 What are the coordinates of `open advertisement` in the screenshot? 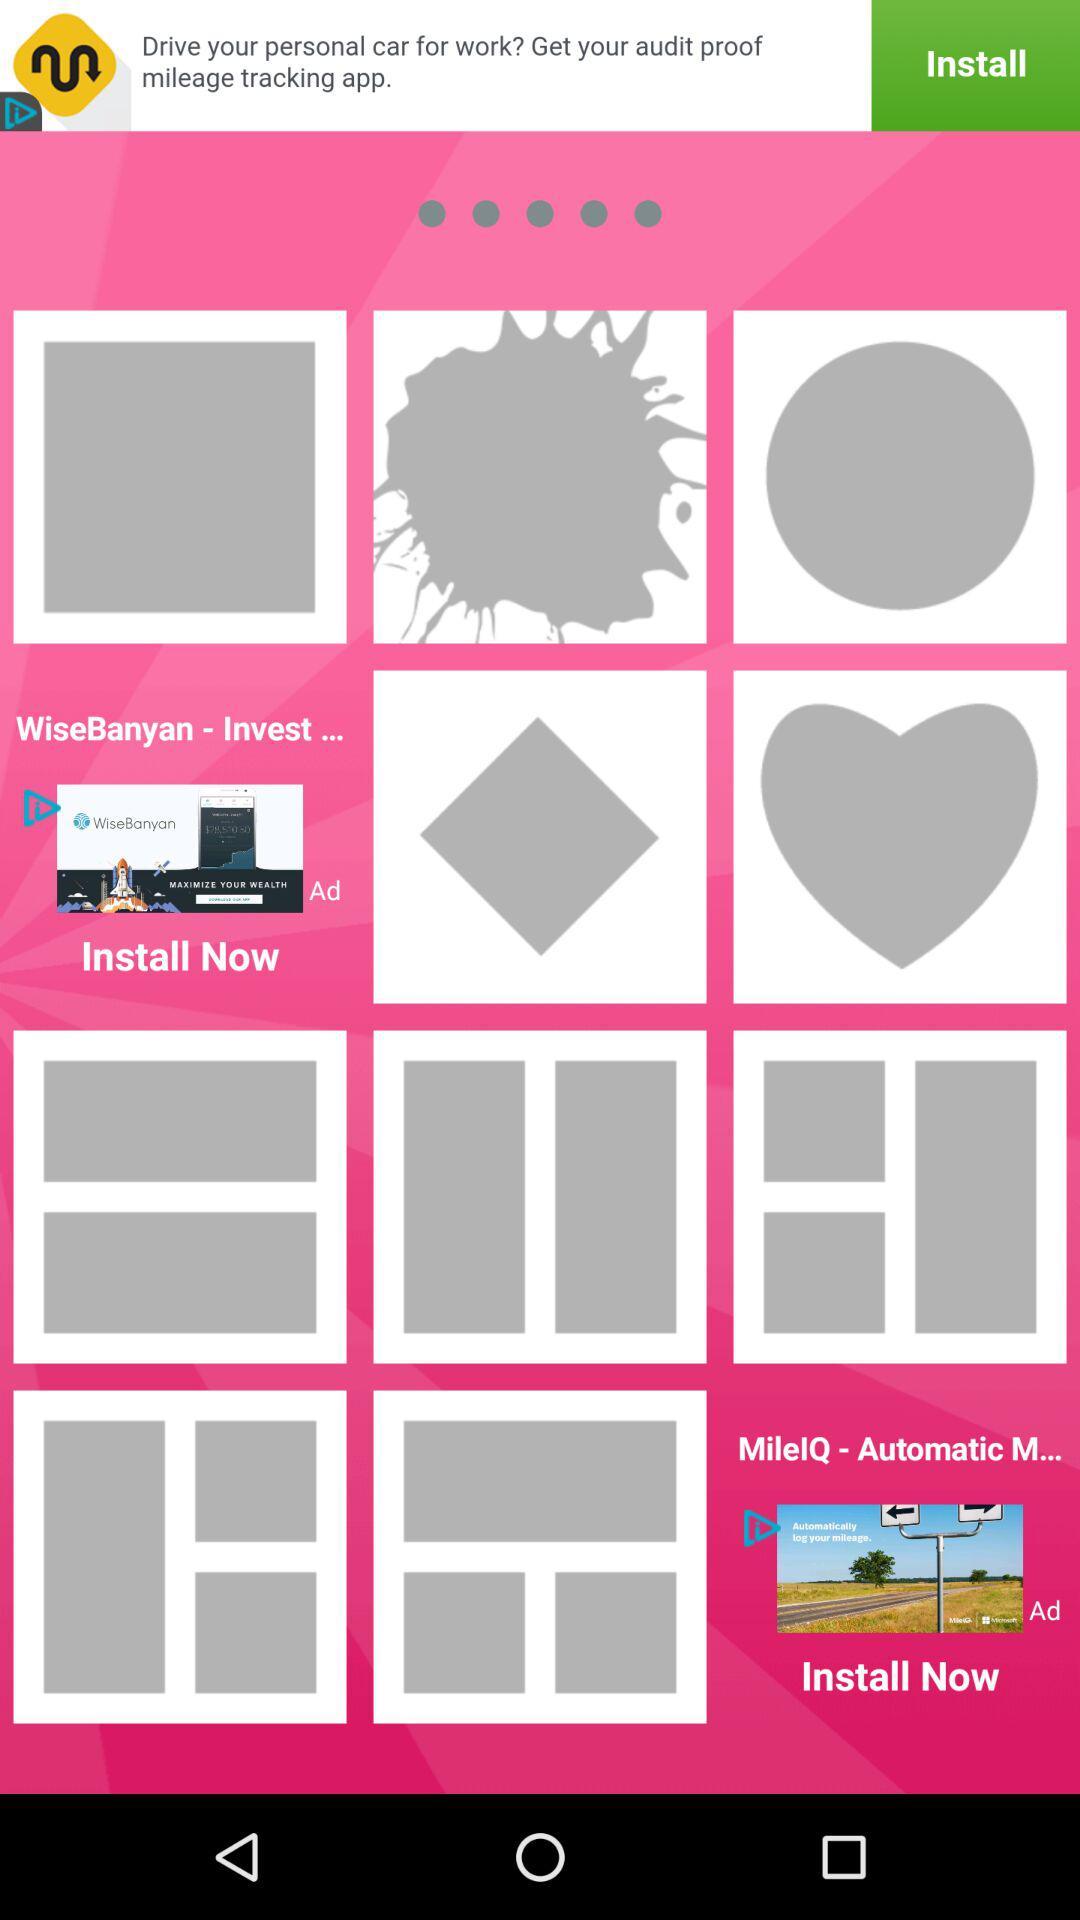 It's located at (540, 65).